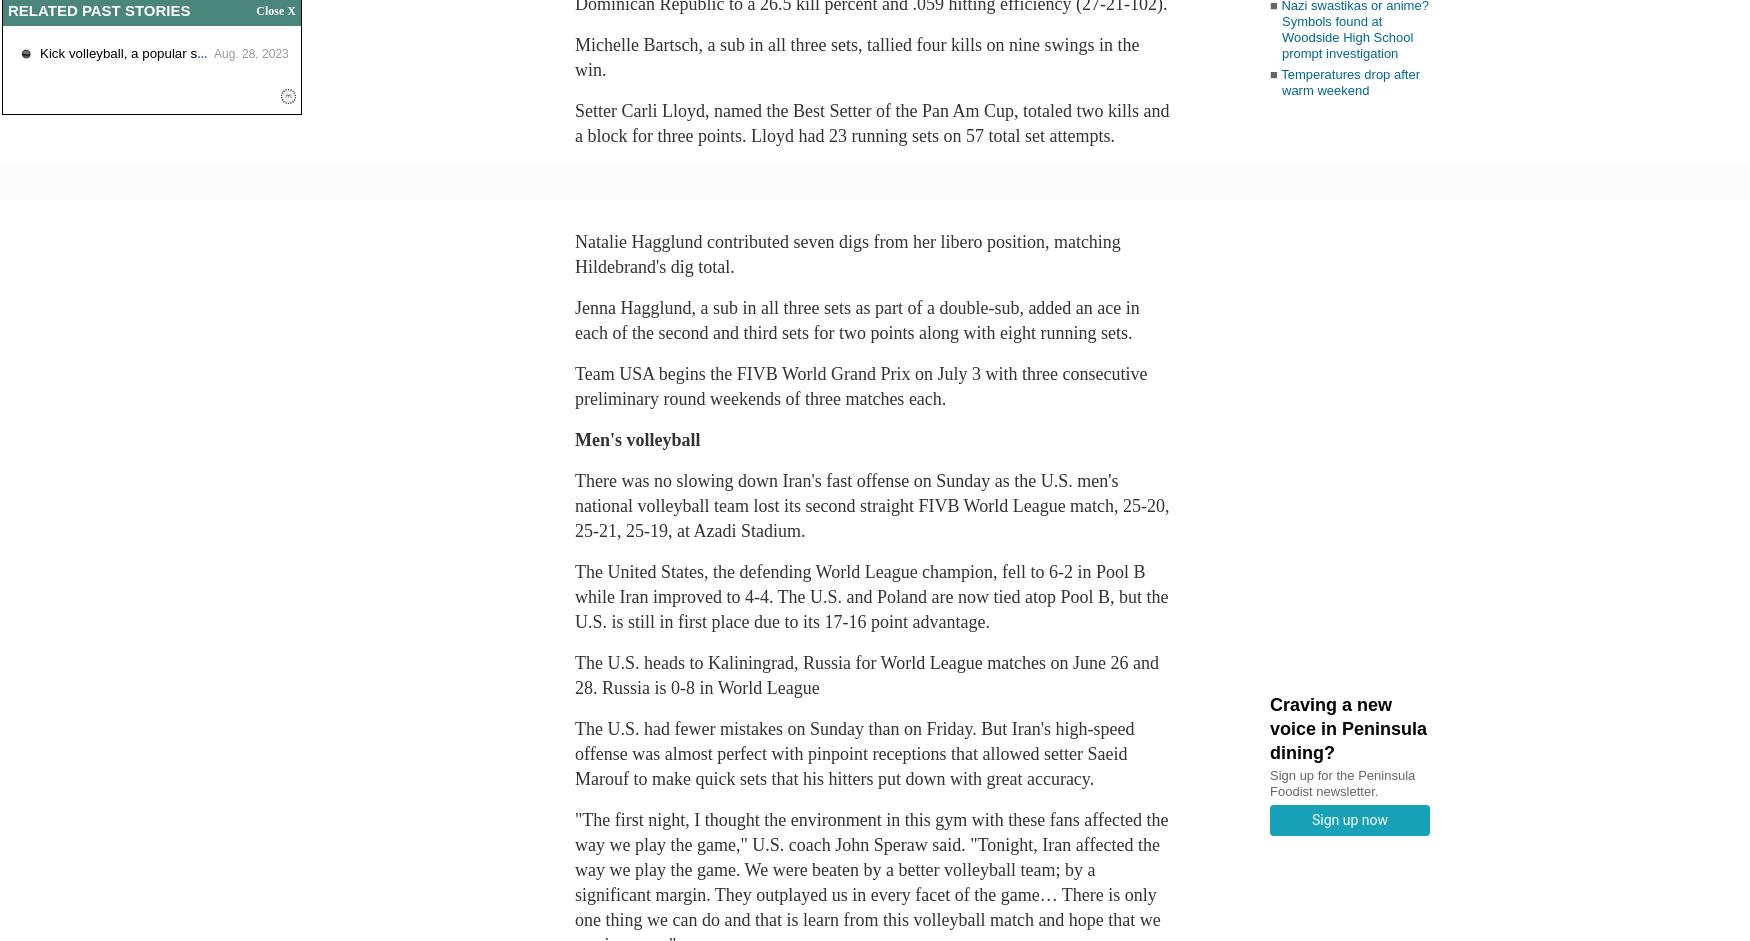 This screenshot has width=1750, height=941. I want to click on 'The U.S. heads to Kaliningrad, Russia for World League matches on June 26 and 28. Russia is 0-8 in World League', so click(866, 674).